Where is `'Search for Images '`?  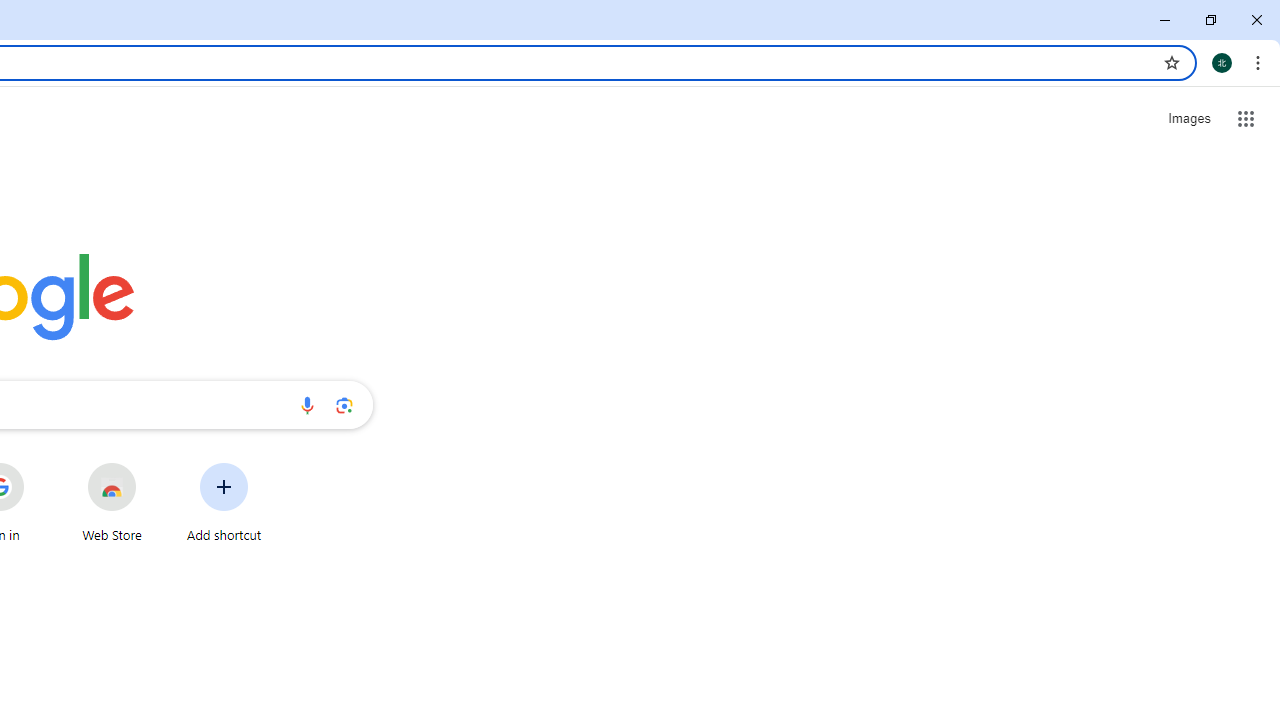
'Search for Images ' is located at coordinates (1189, 119).